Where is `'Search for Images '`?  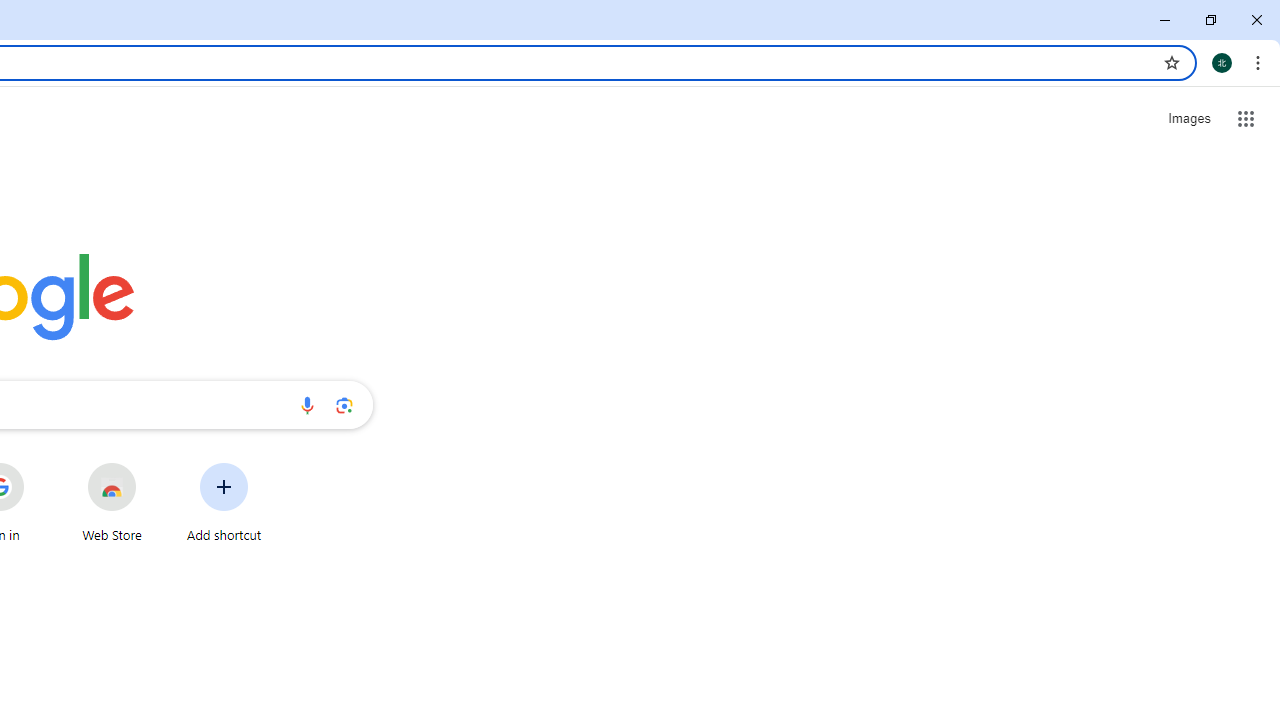
'Search for Images ' is located at coordinates (1189, 119).